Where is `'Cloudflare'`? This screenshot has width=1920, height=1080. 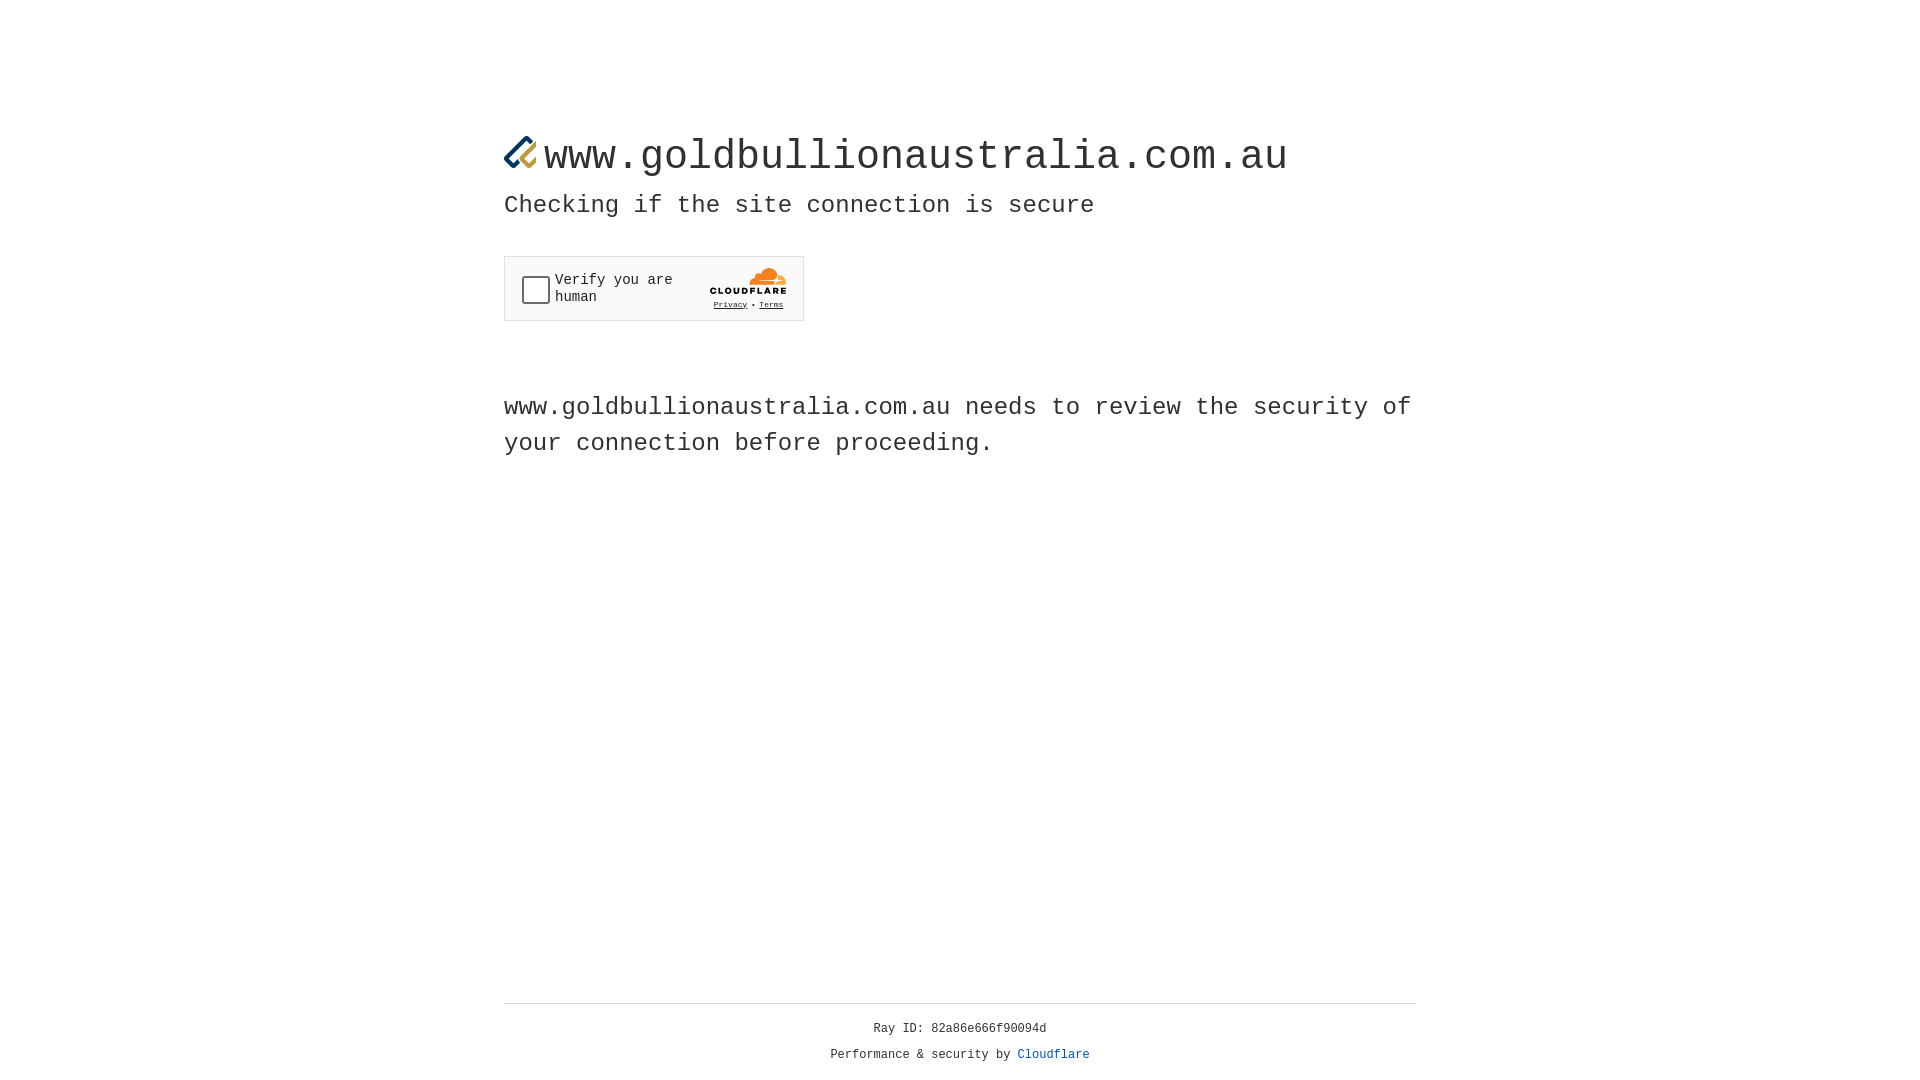
'Cloudflare' is located at coordinates (1053, 1054).